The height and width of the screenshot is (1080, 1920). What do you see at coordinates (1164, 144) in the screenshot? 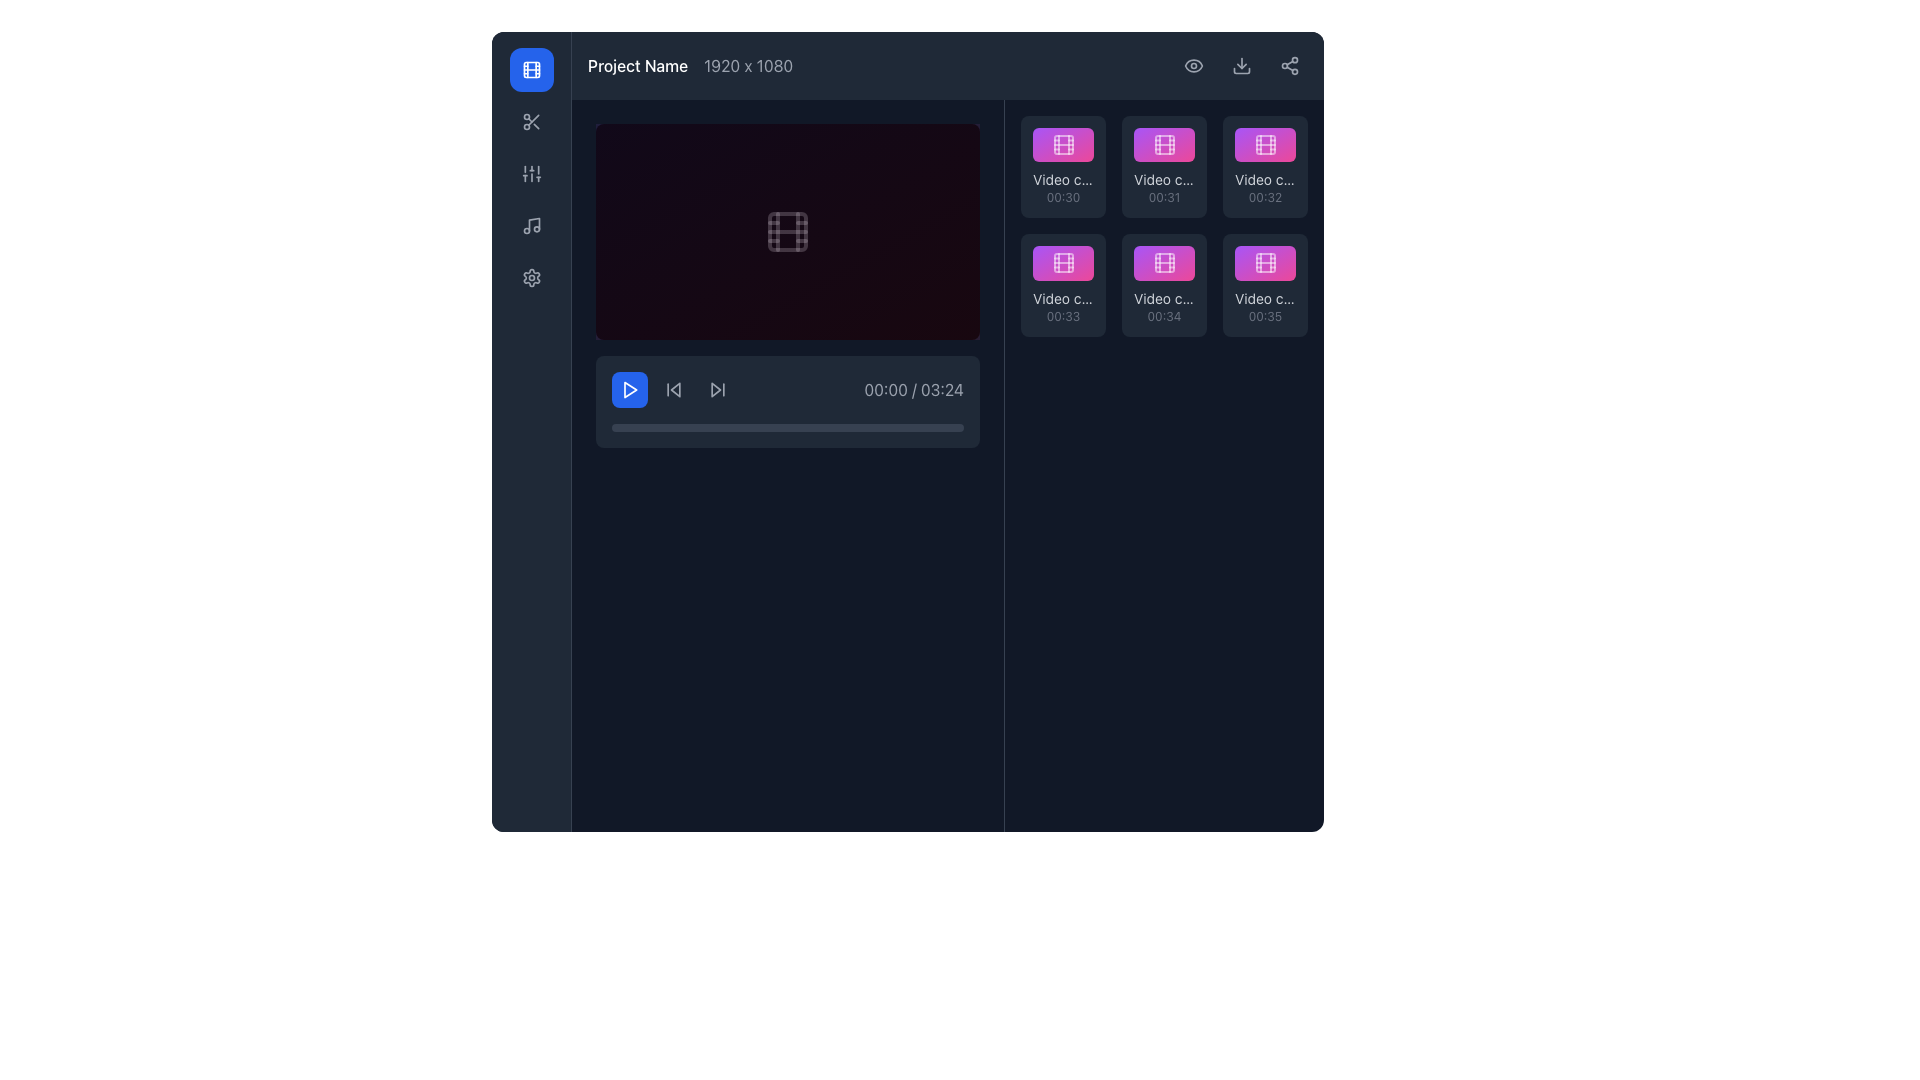
I see `the distinctive video clip icon with a rectangular shape and rounded corners, located in the second row of icons on the right section of the interface` at bounding box center [1164, 144].